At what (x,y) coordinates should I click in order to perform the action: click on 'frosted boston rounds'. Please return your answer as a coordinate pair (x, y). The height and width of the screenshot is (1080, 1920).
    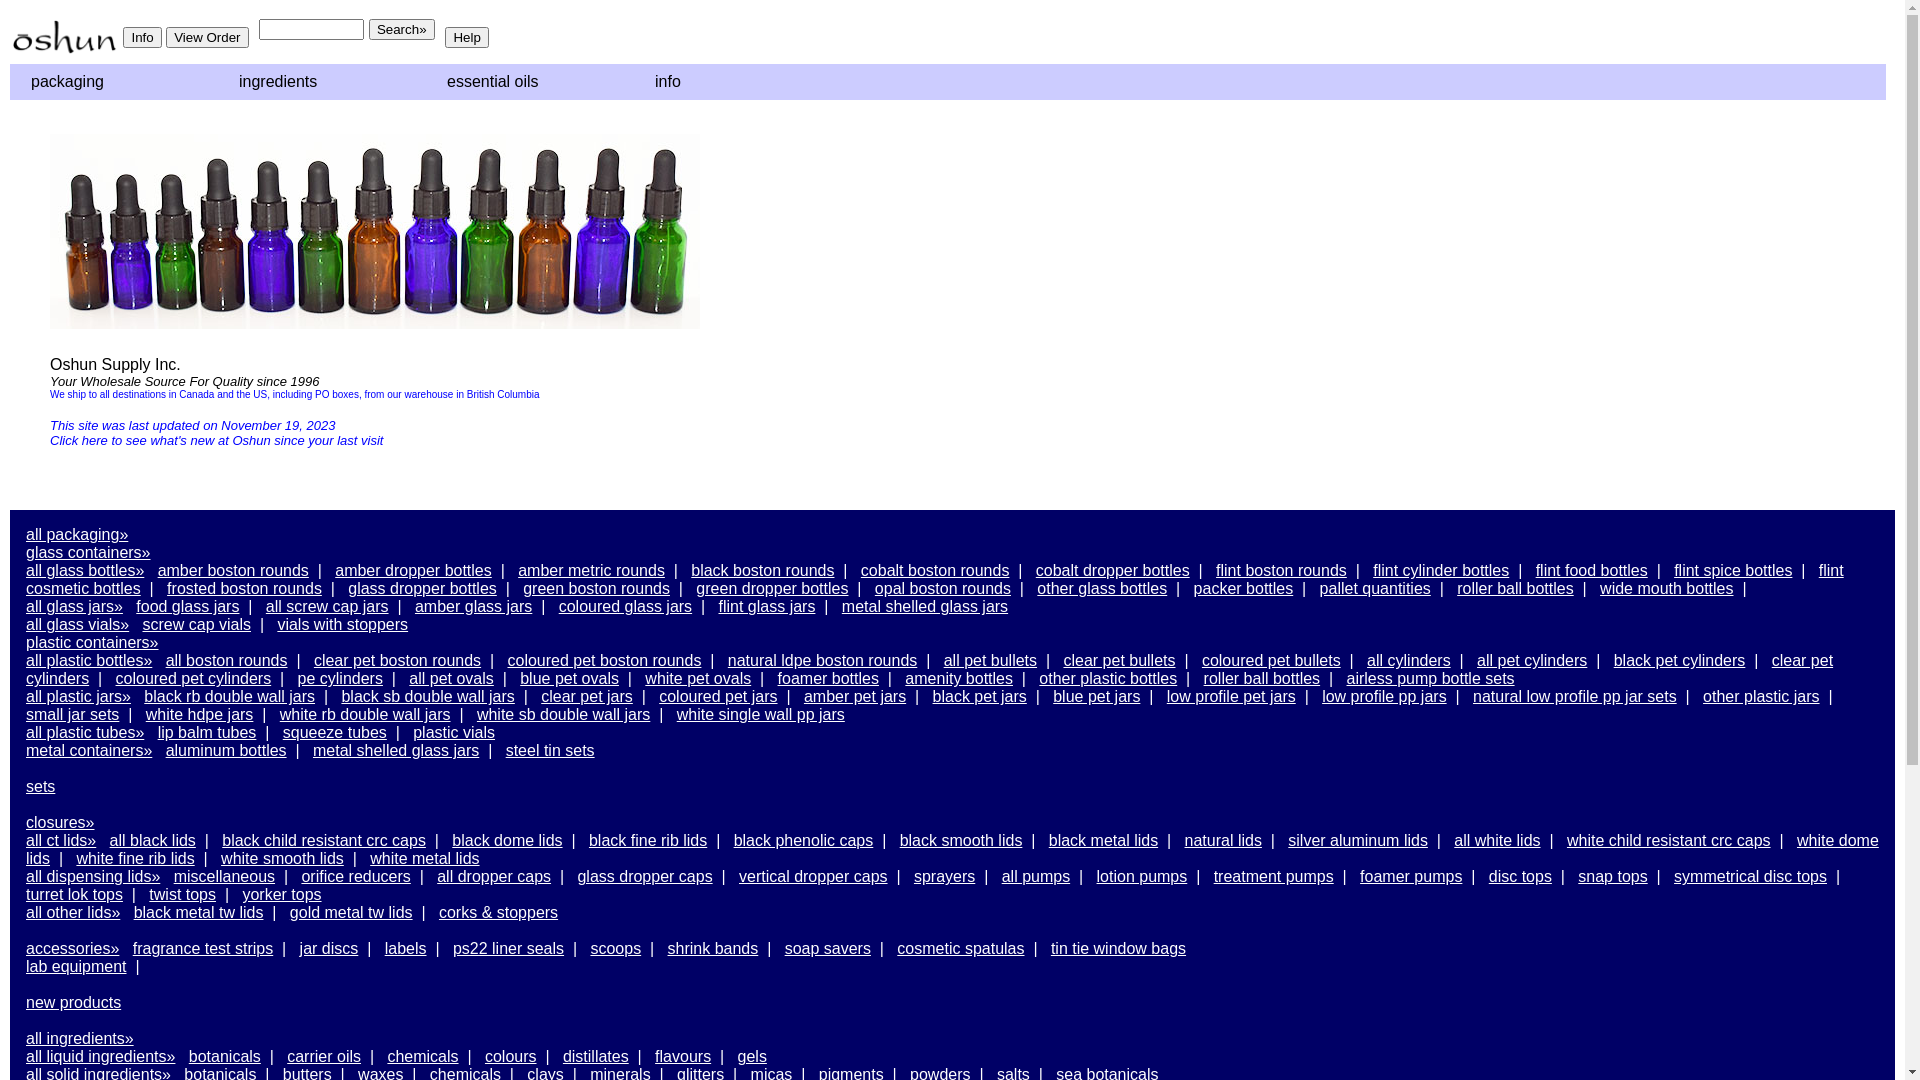
    Looking at the image, I should click on (243, 587).